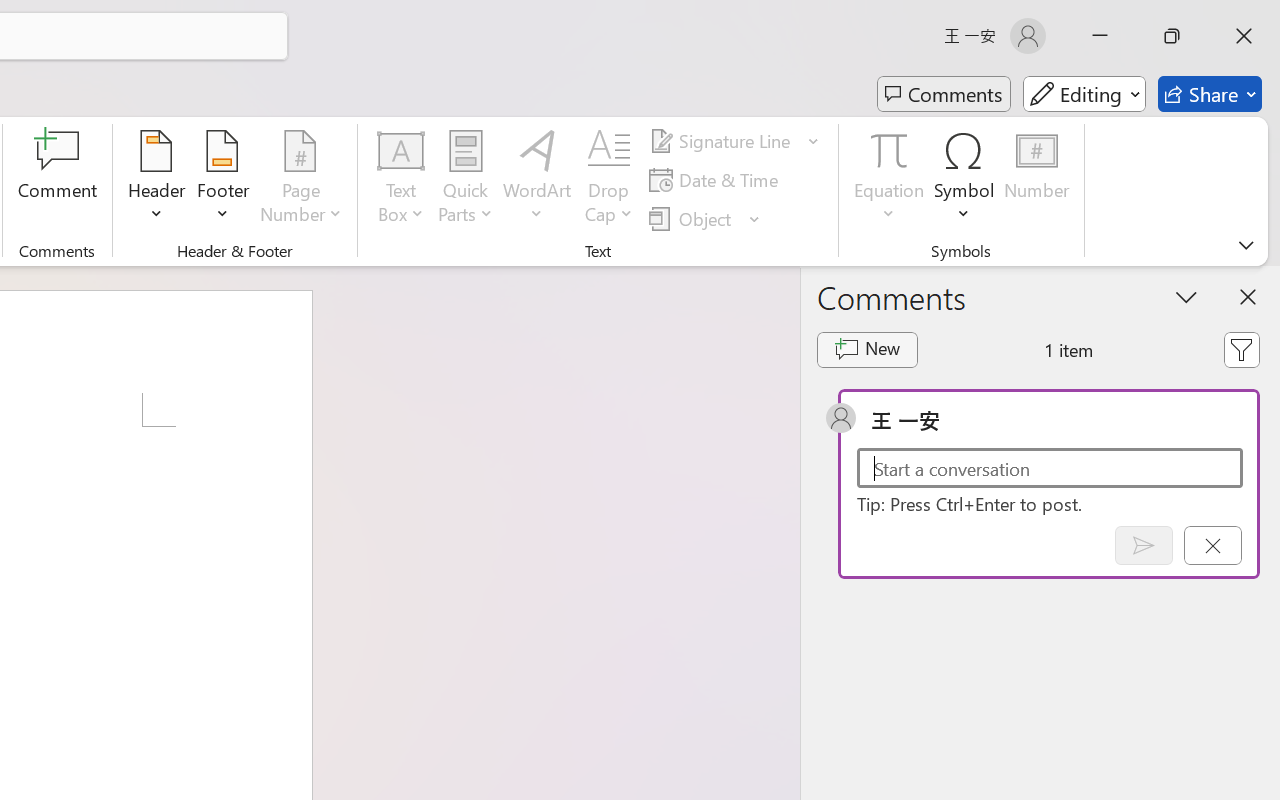 Image resolution: width=1280 pixels, height=800 pixels. I want to click on 'Equation', so click(888, 150).